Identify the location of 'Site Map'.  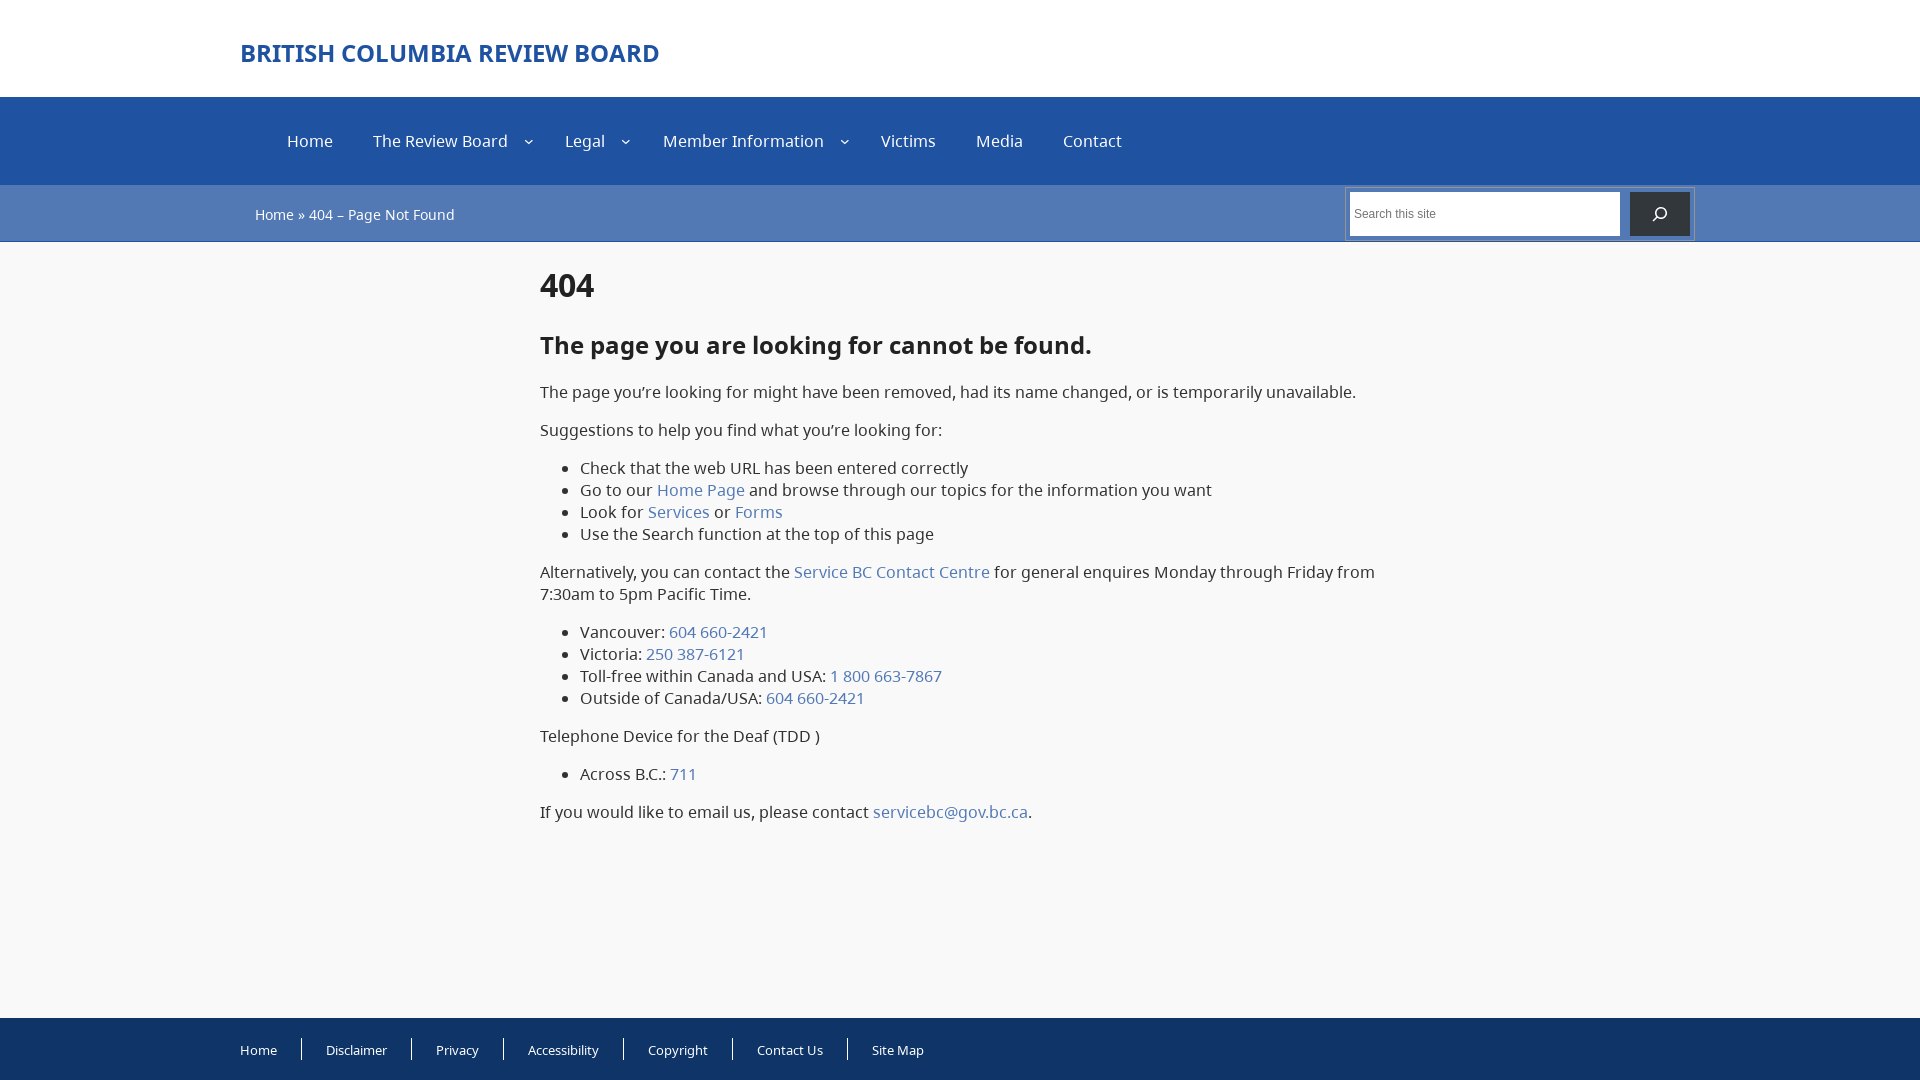
(896, 1048).